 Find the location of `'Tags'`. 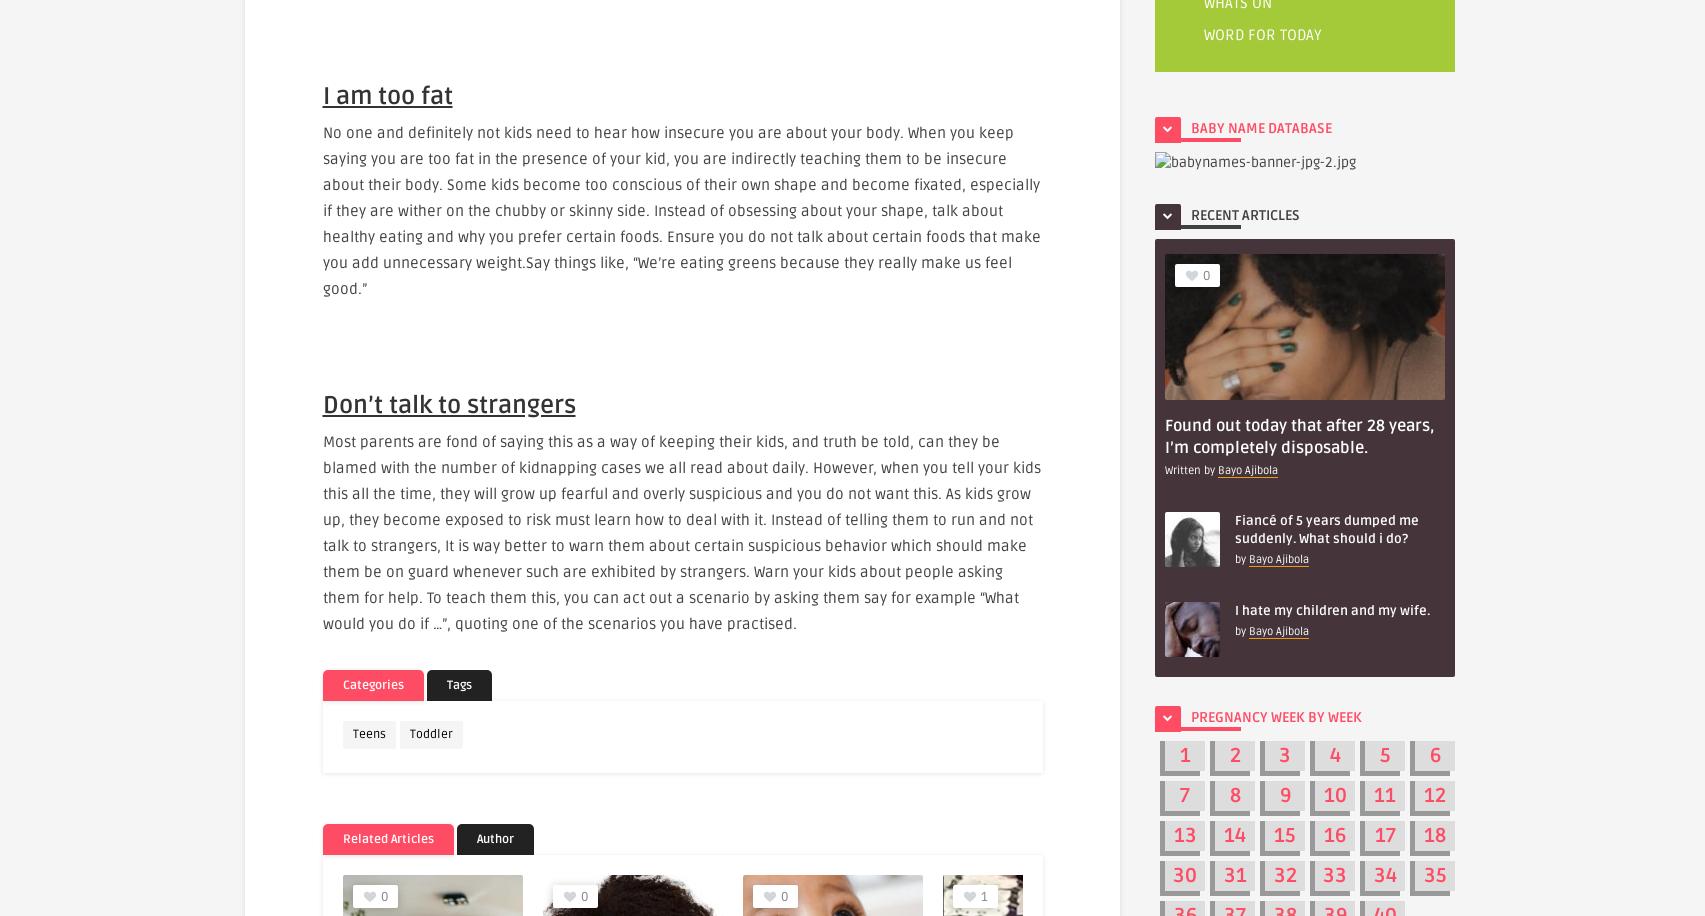

'Tags' is located at coordinates (445, 683).